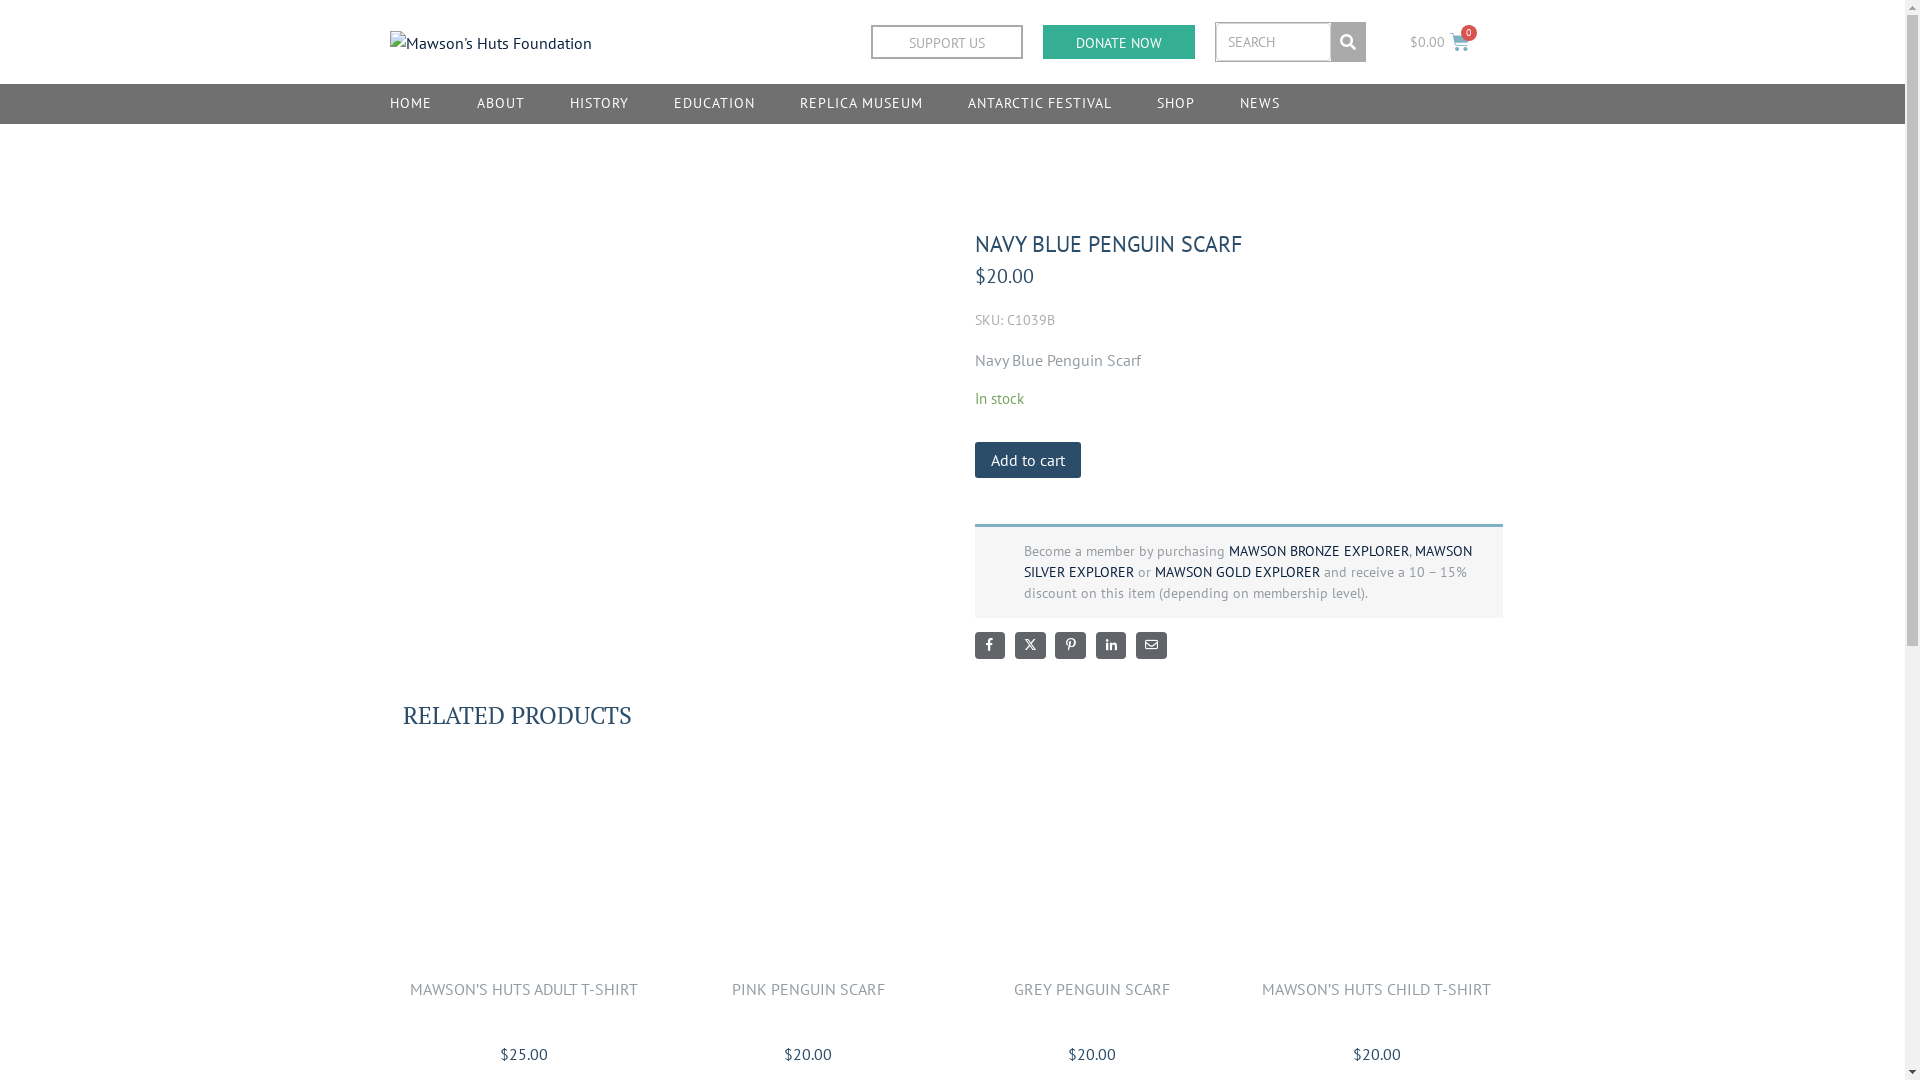 The height and width of the screenshot is (1080, 1920). I want to click on 'HISTORY', so click(598, 104).